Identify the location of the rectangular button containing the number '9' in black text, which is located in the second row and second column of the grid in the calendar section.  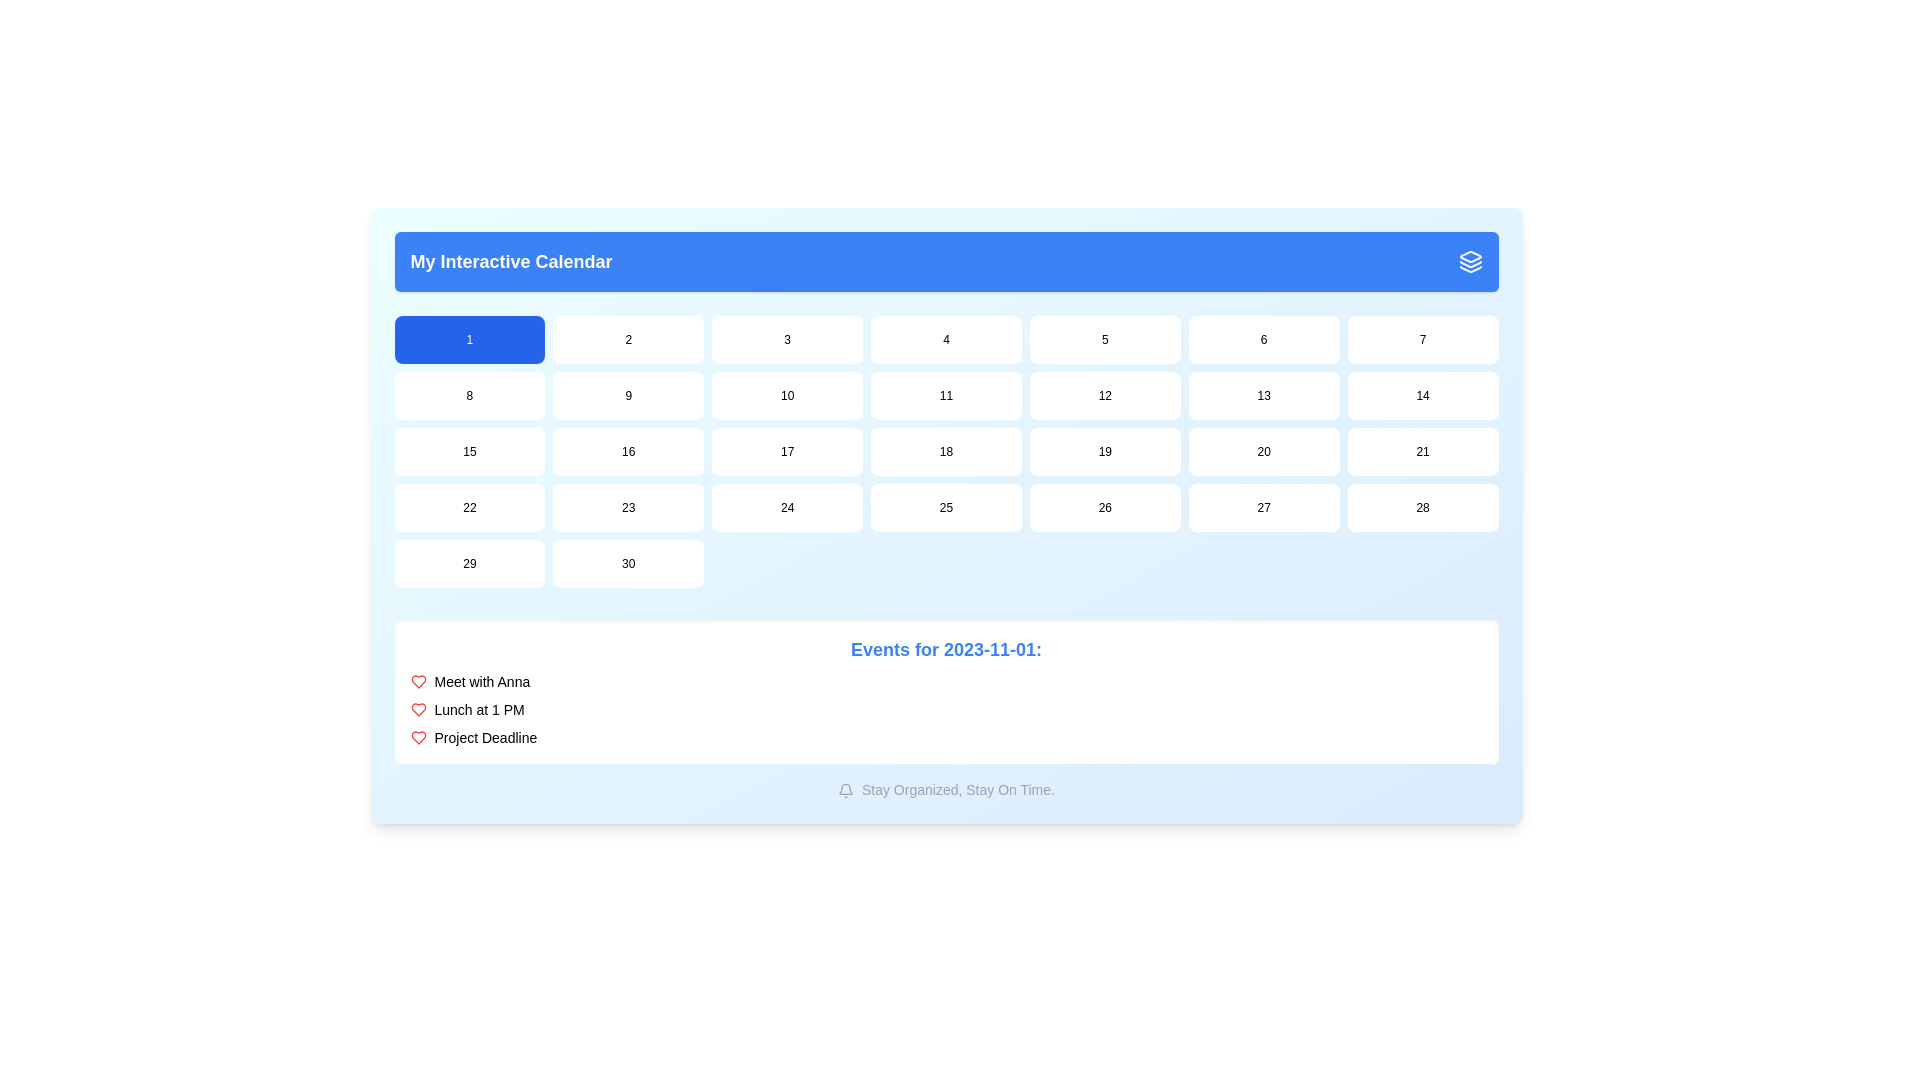
(627, 396).